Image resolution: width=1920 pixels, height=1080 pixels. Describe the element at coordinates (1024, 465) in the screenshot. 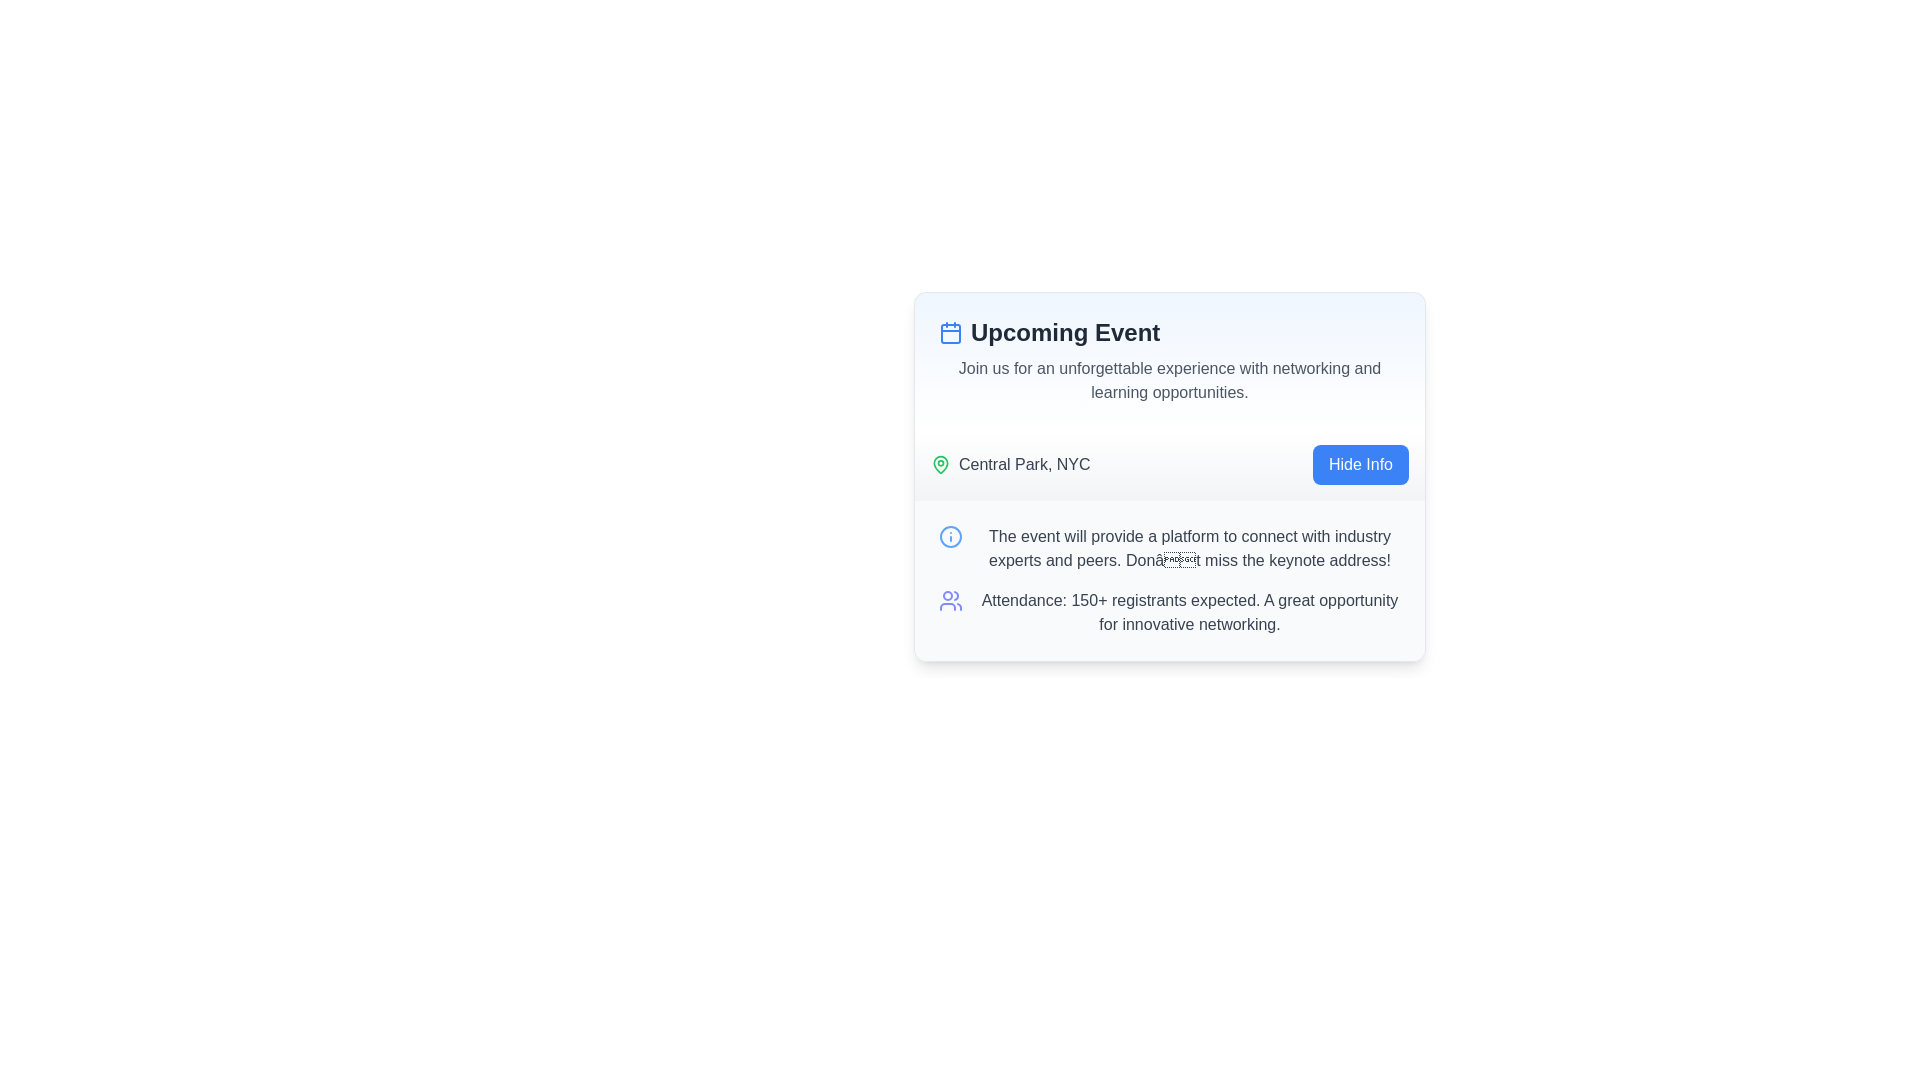

I see `the text label 'Central Park, NYC' which is located near the center of the interface, below the heading 'Upcoming Event', and aligned horizontally with a location pin icon to its left` at that location.